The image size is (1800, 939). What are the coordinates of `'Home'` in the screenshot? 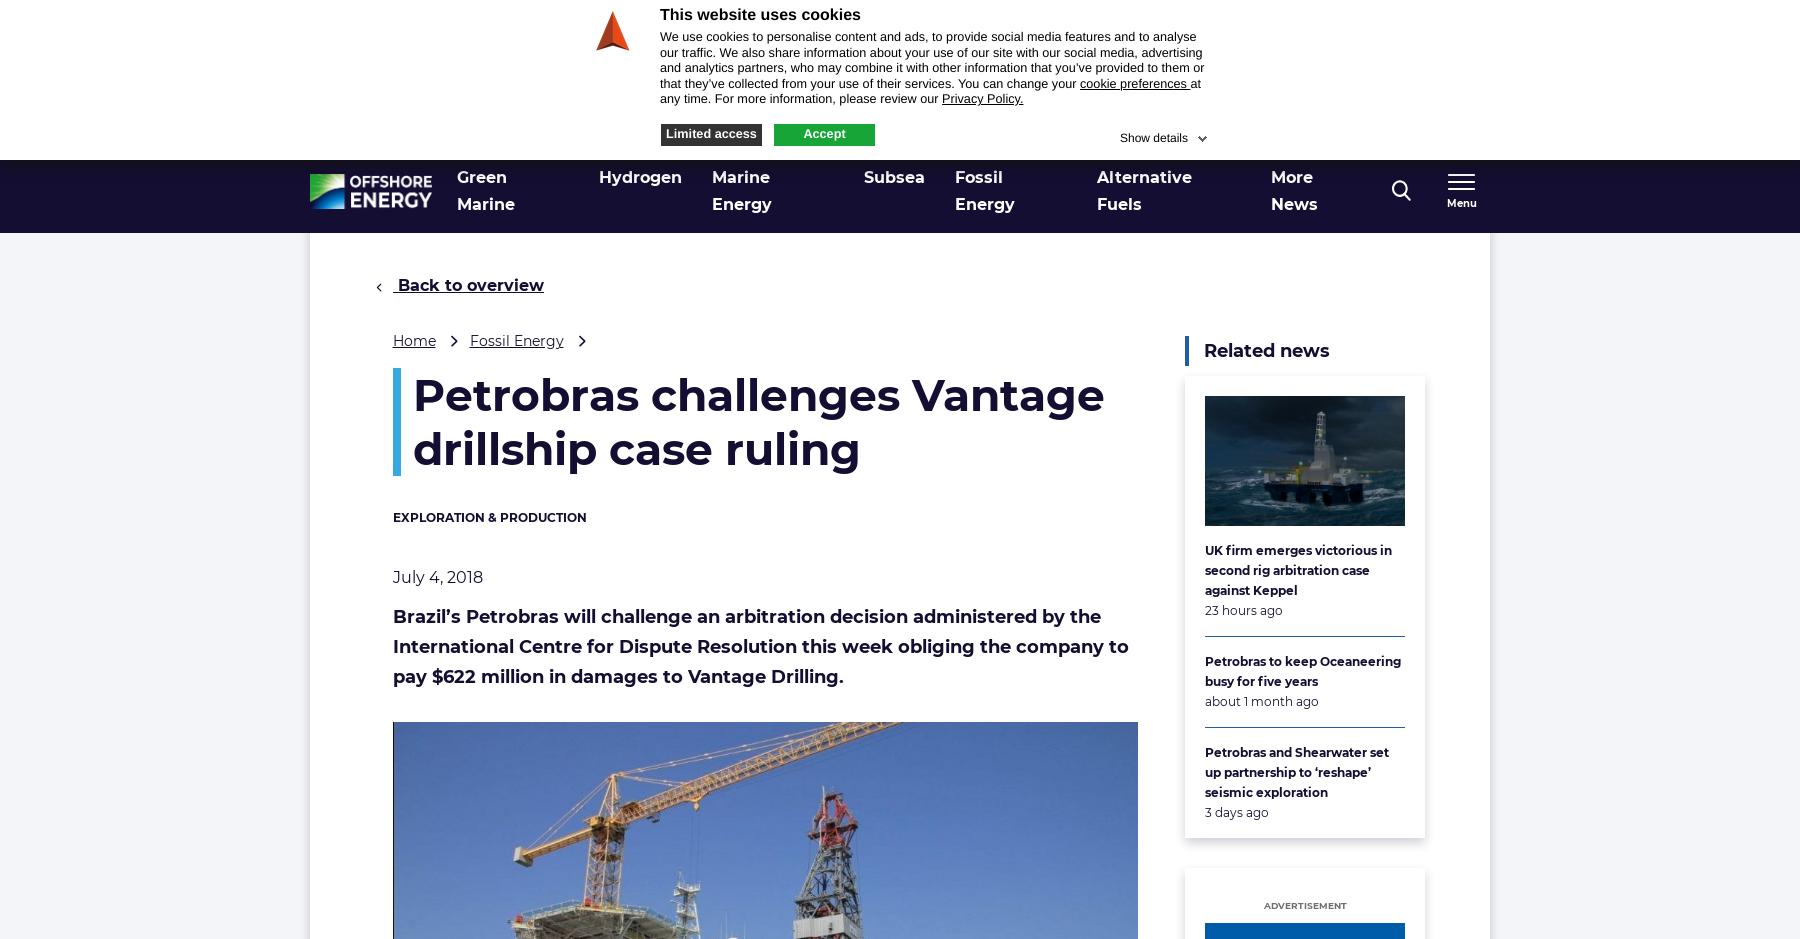 It's located at (413, 340).